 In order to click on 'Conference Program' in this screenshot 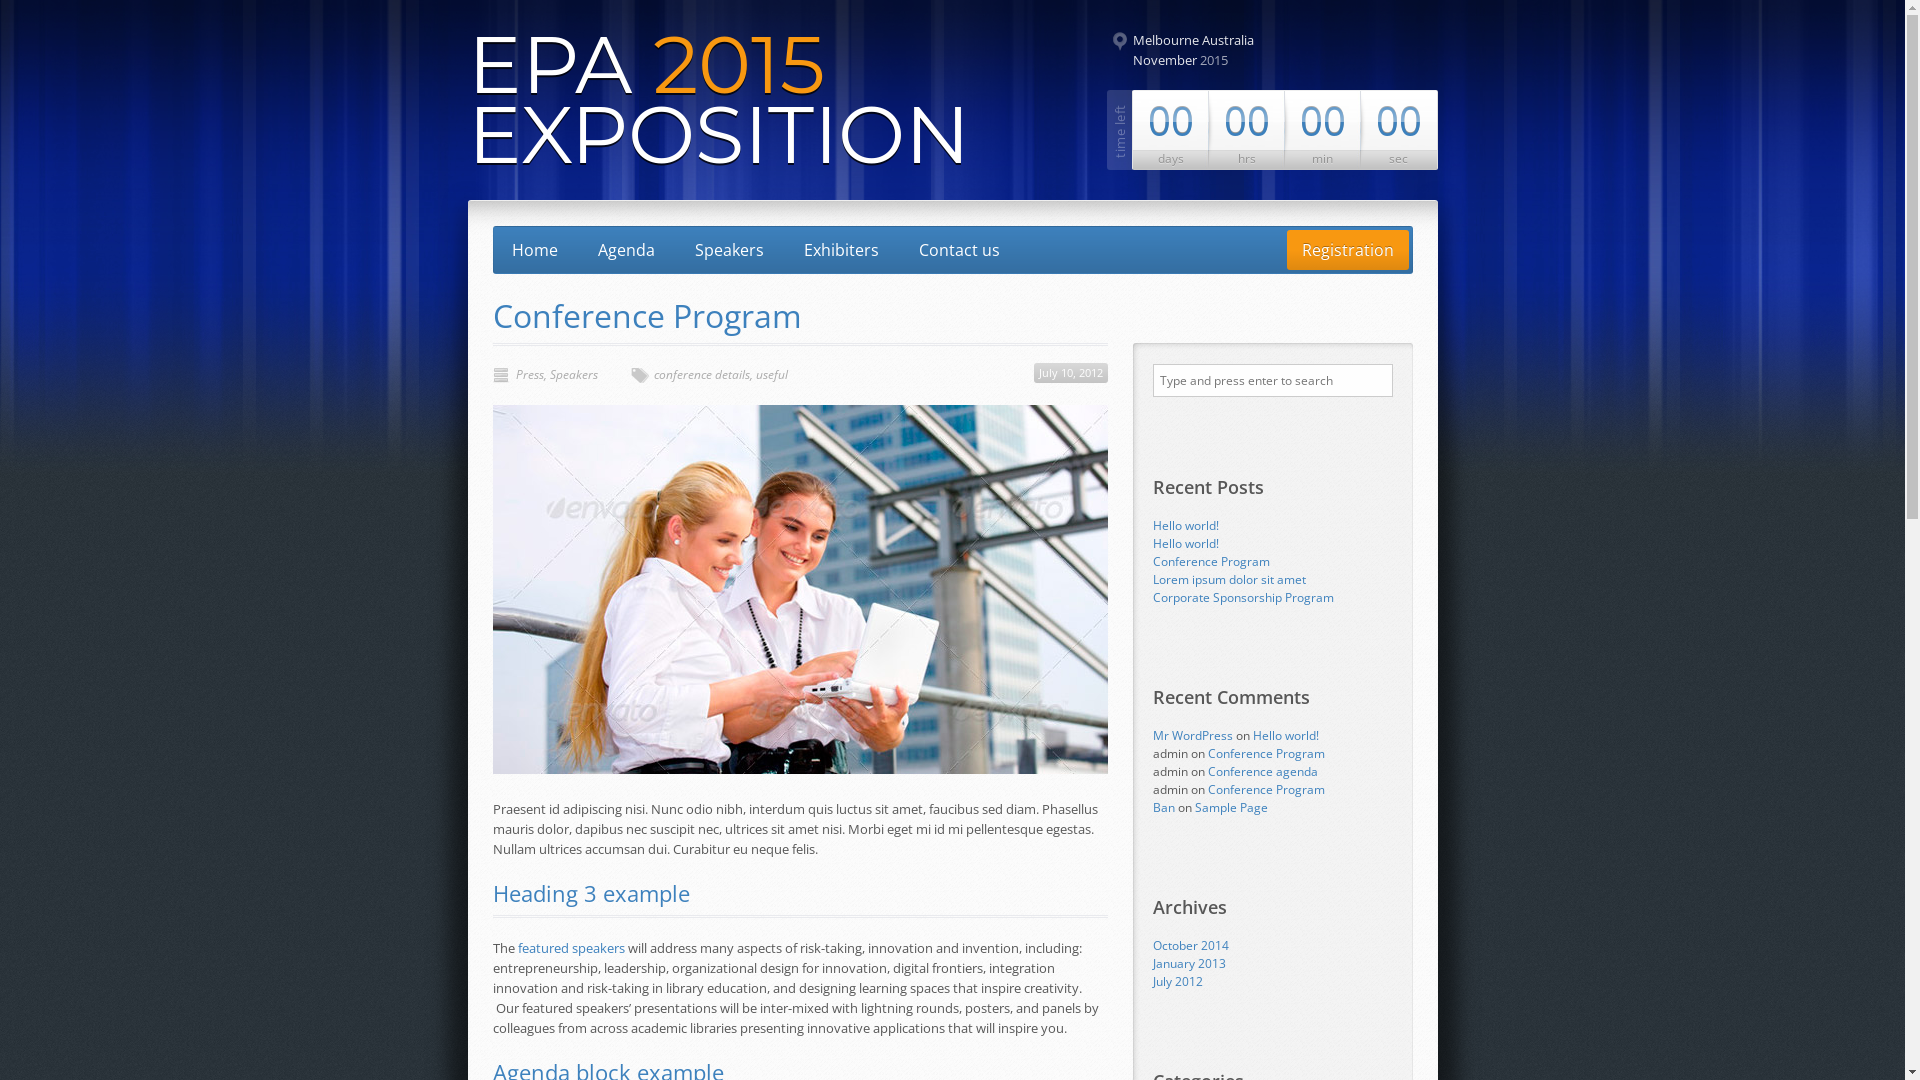, I will do `click(1152, 561)`.